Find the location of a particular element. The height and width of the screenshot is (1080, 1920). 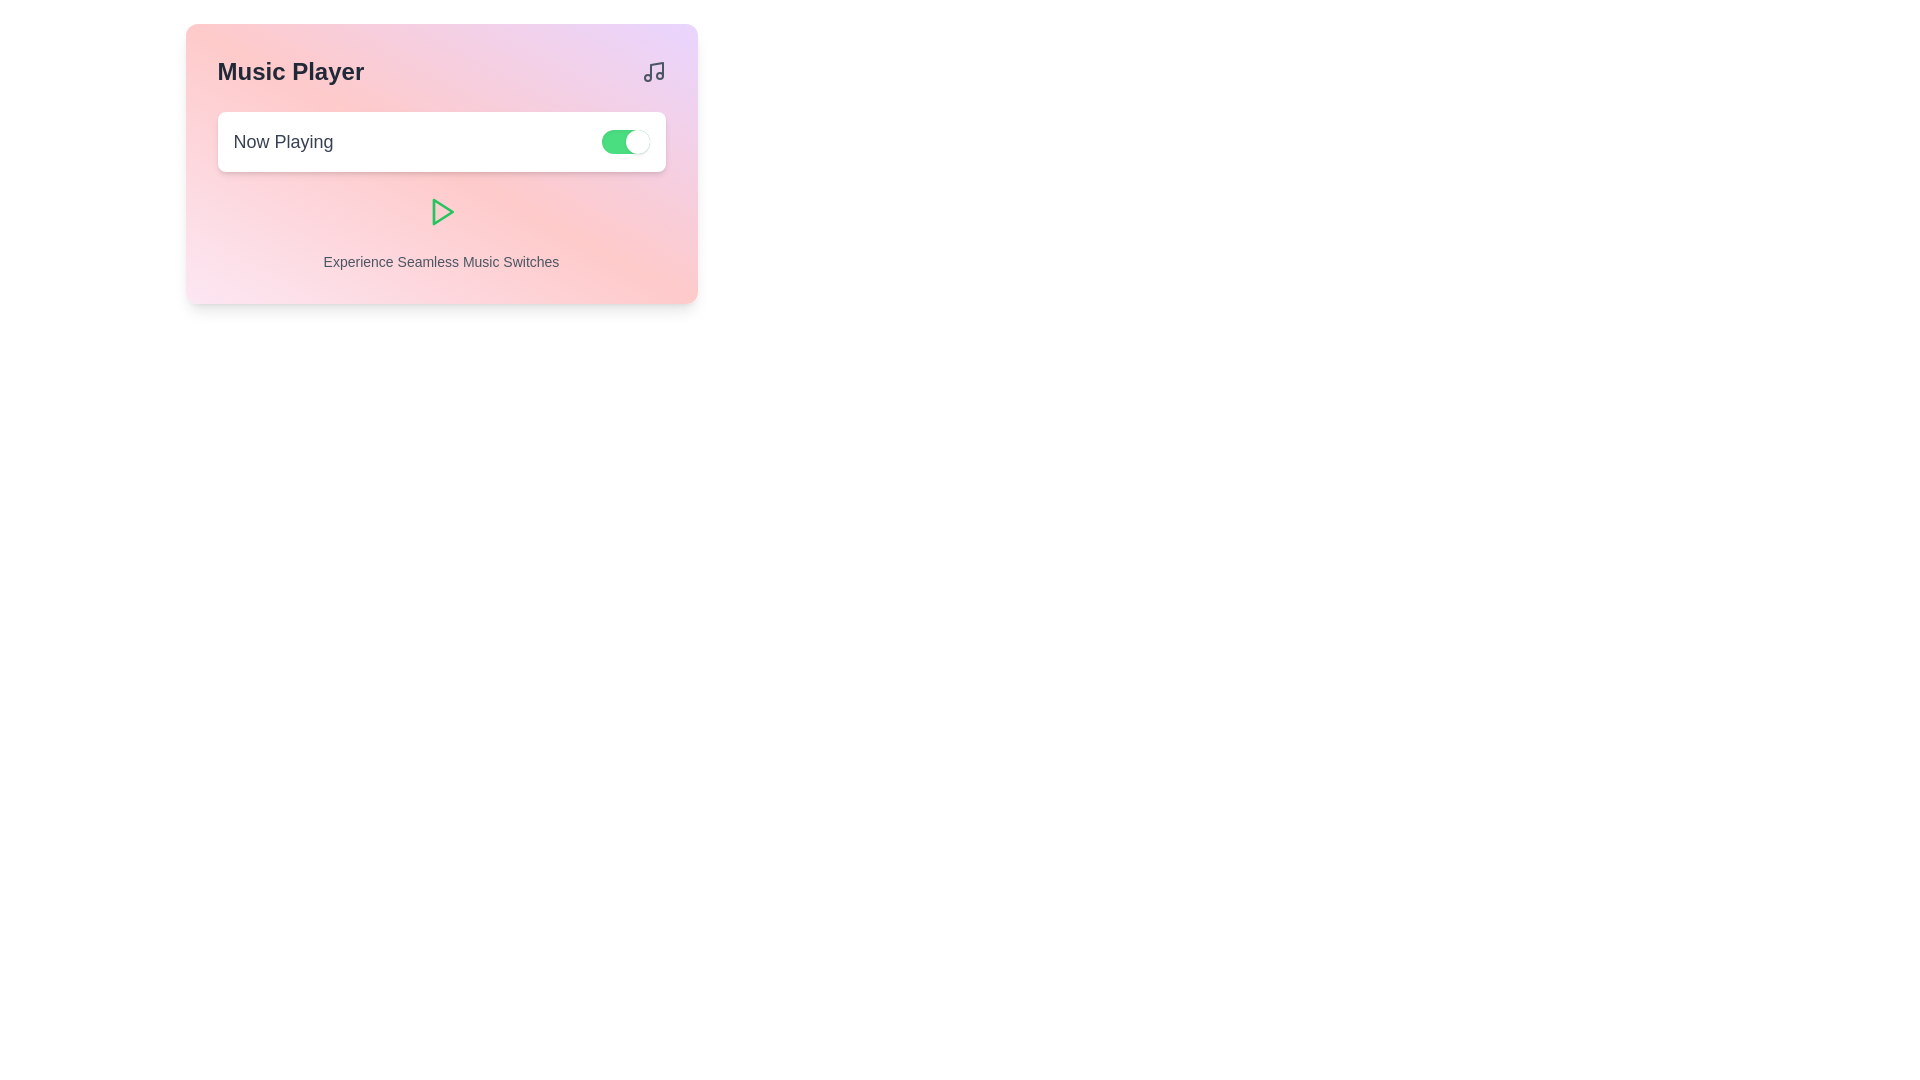

the green play button icon located in the horizontal row at the bottom of the 'Music Player' card is located at coordinates (440, 212).